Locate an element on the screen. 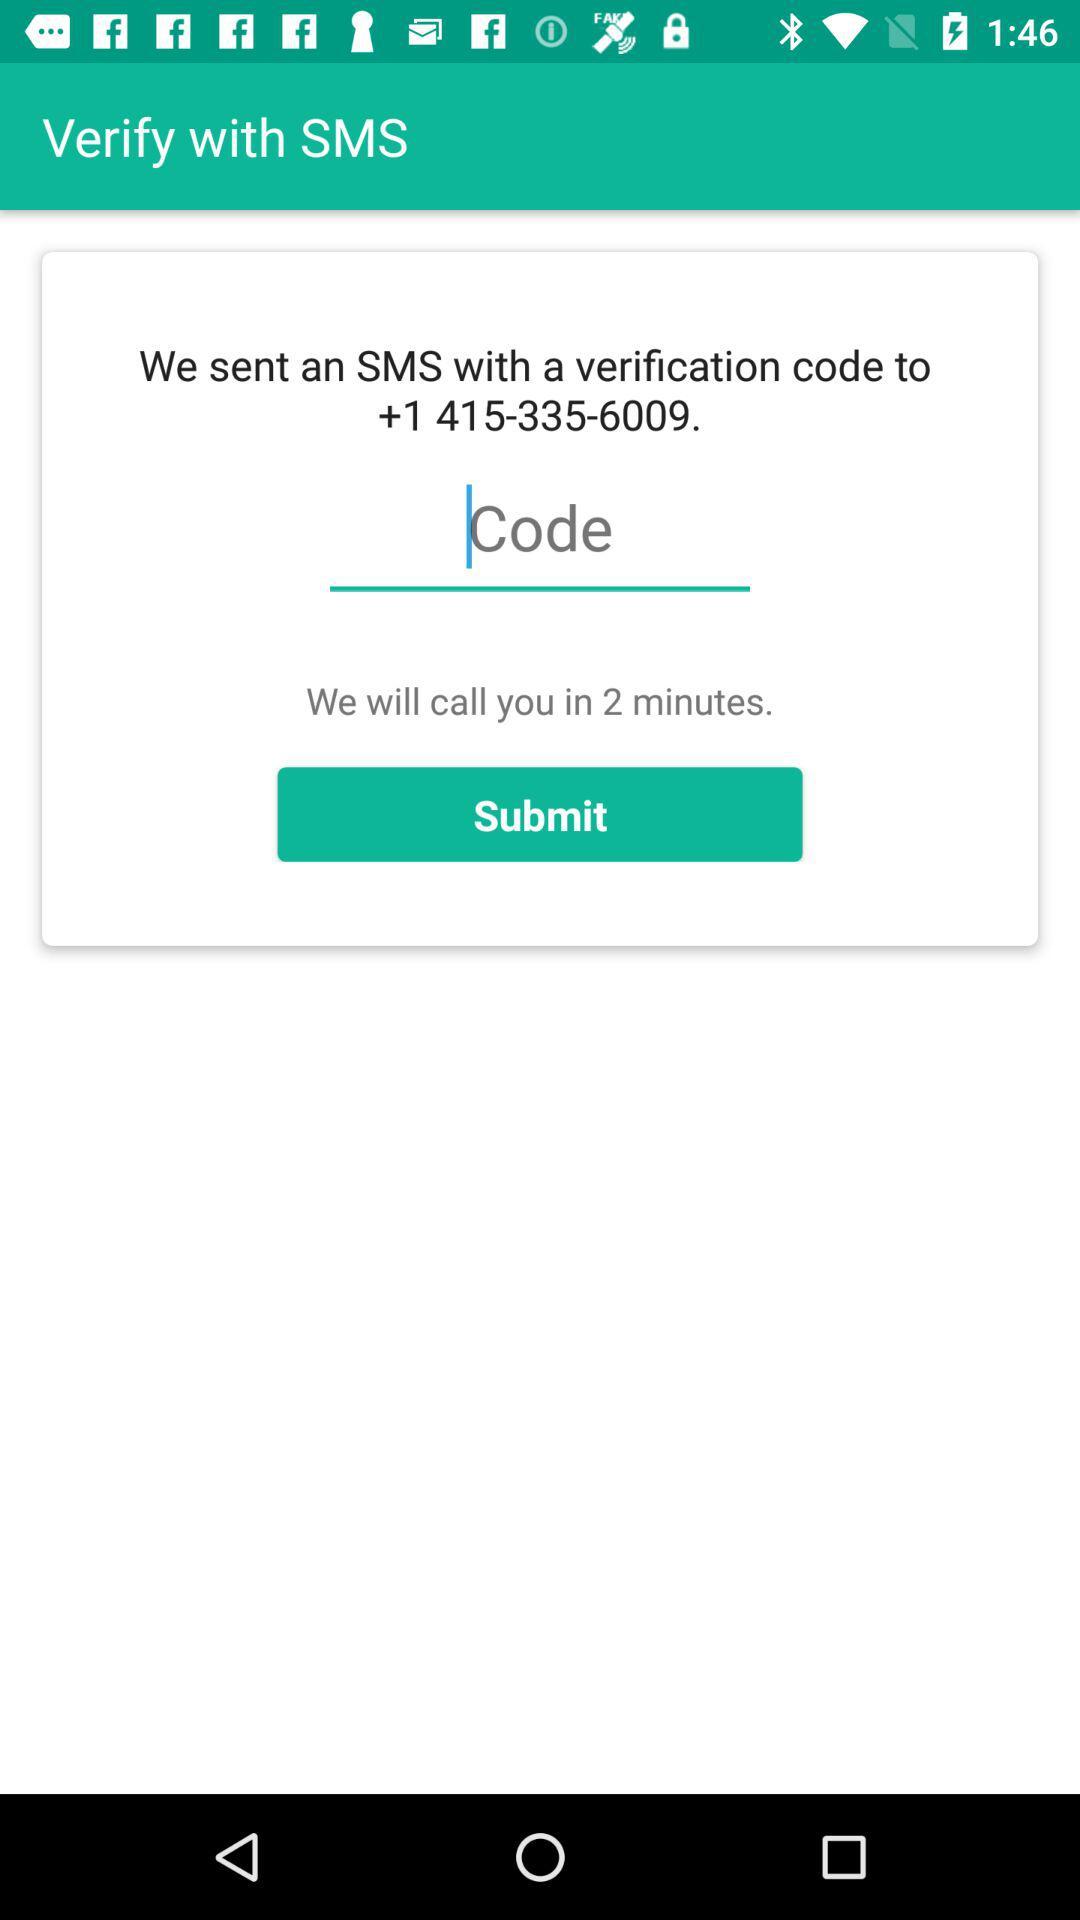 This screenshot has height=1920, width=1080. the submit icon is located at coordinates (540, 814).